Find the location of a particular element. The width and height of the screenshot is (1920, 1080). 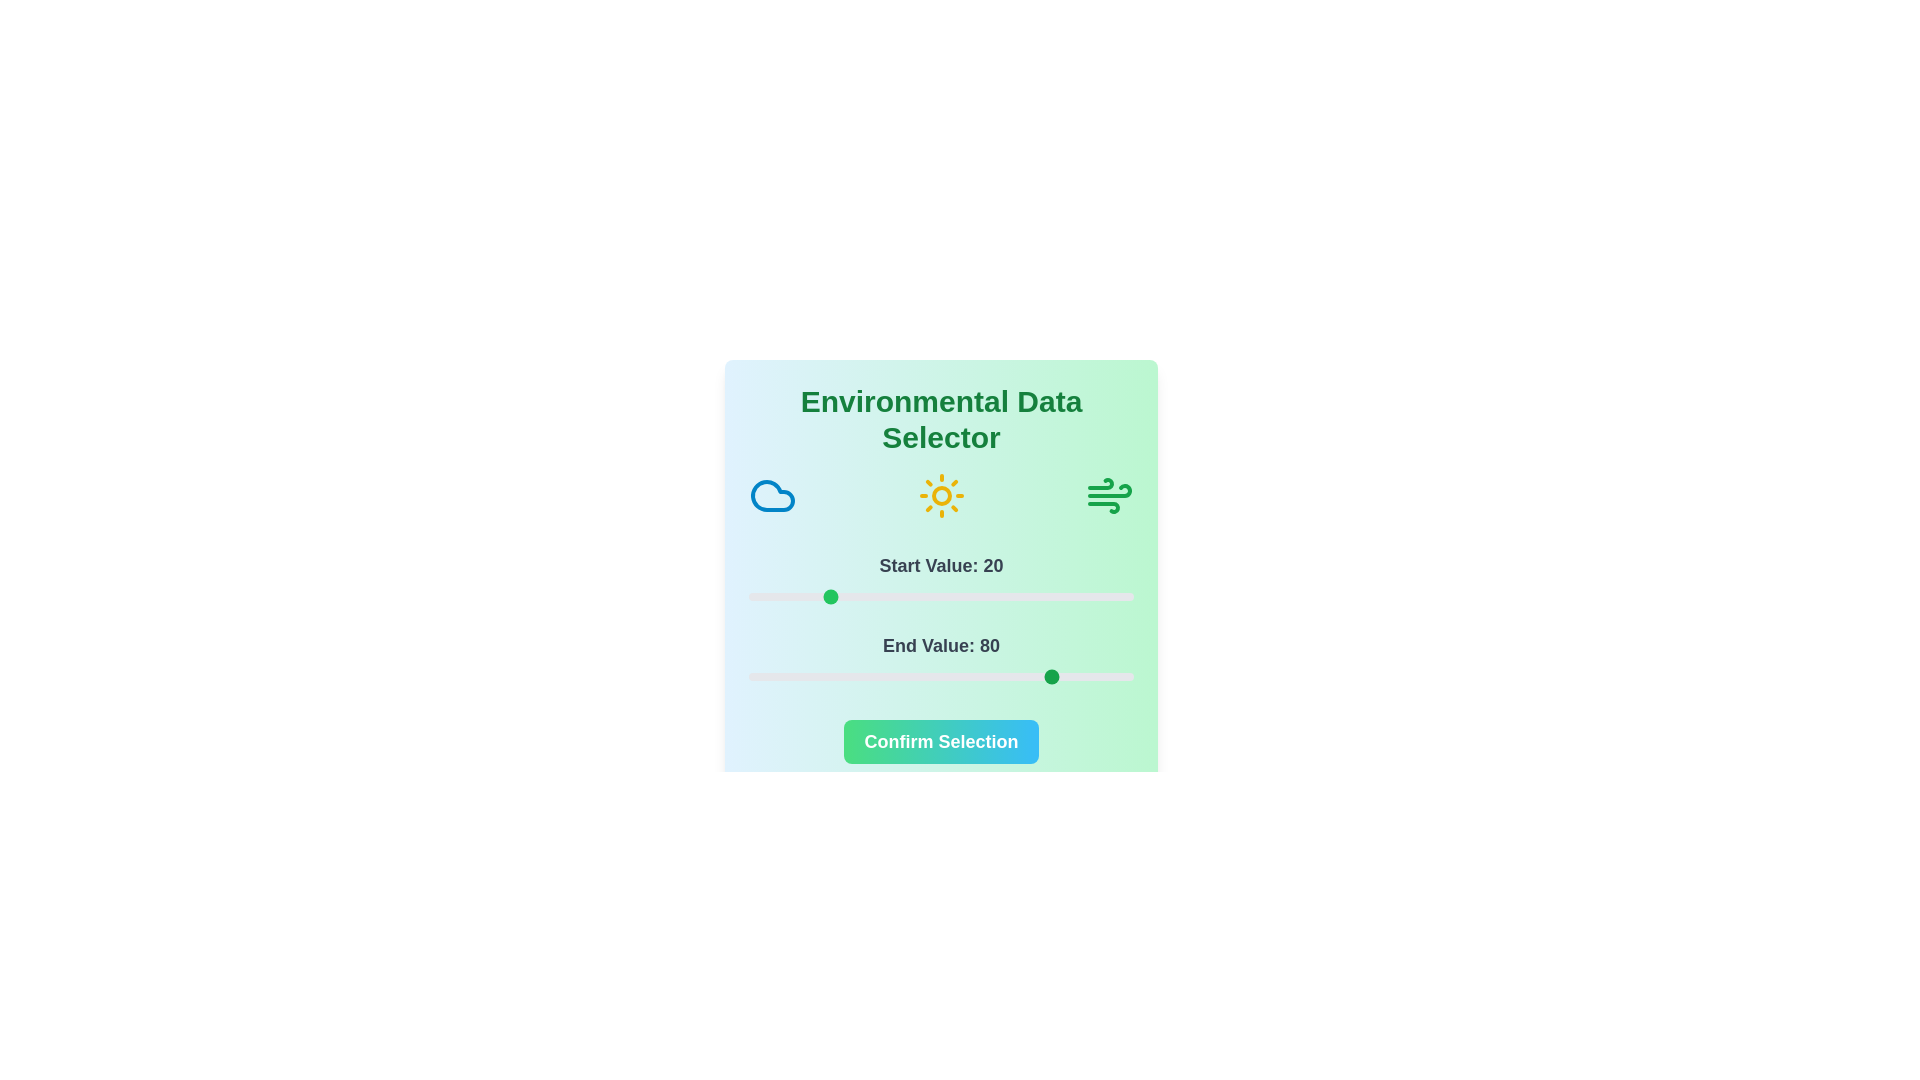

the End Value slider is located at coordinates (983, 676).